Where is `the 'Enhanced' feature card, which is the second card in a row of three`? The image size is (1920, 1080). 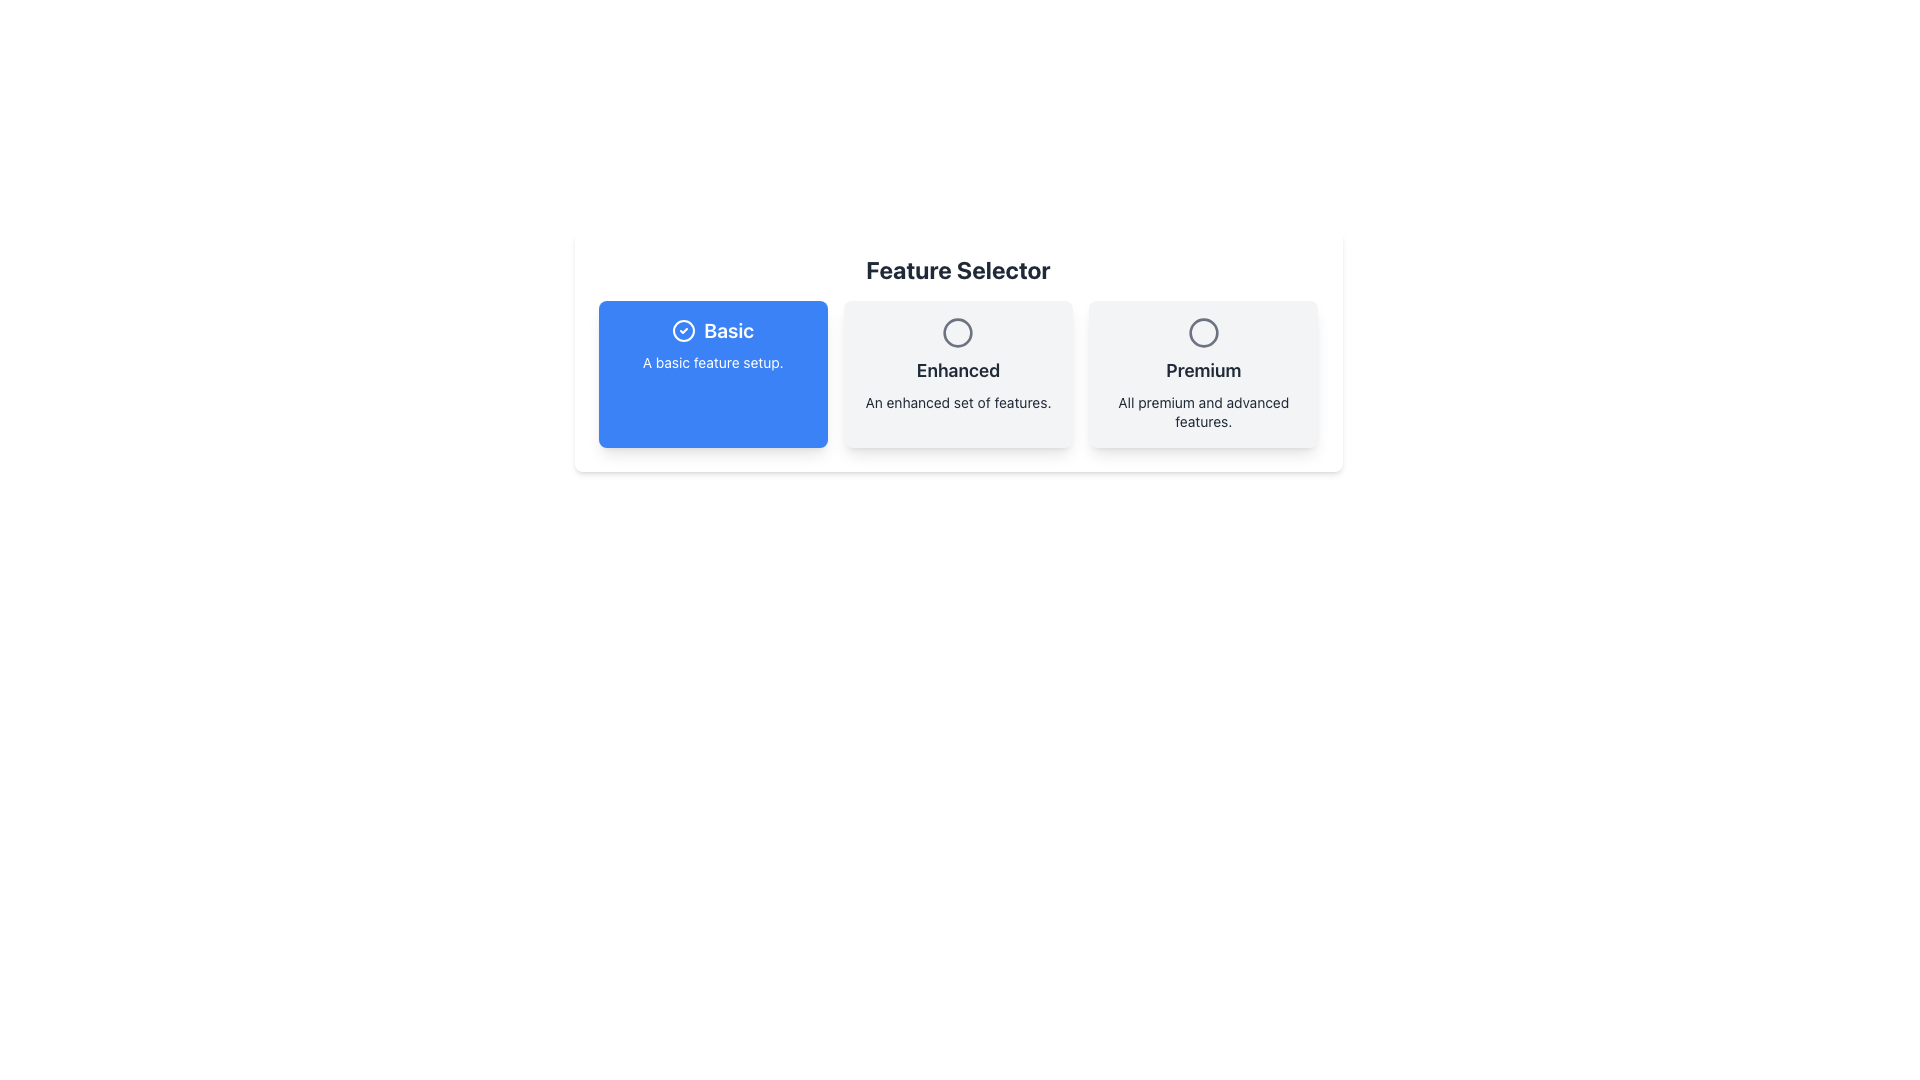 the 'Enhanced' feature card, which is the second card in a row of three is located at coordinates (957, 374).